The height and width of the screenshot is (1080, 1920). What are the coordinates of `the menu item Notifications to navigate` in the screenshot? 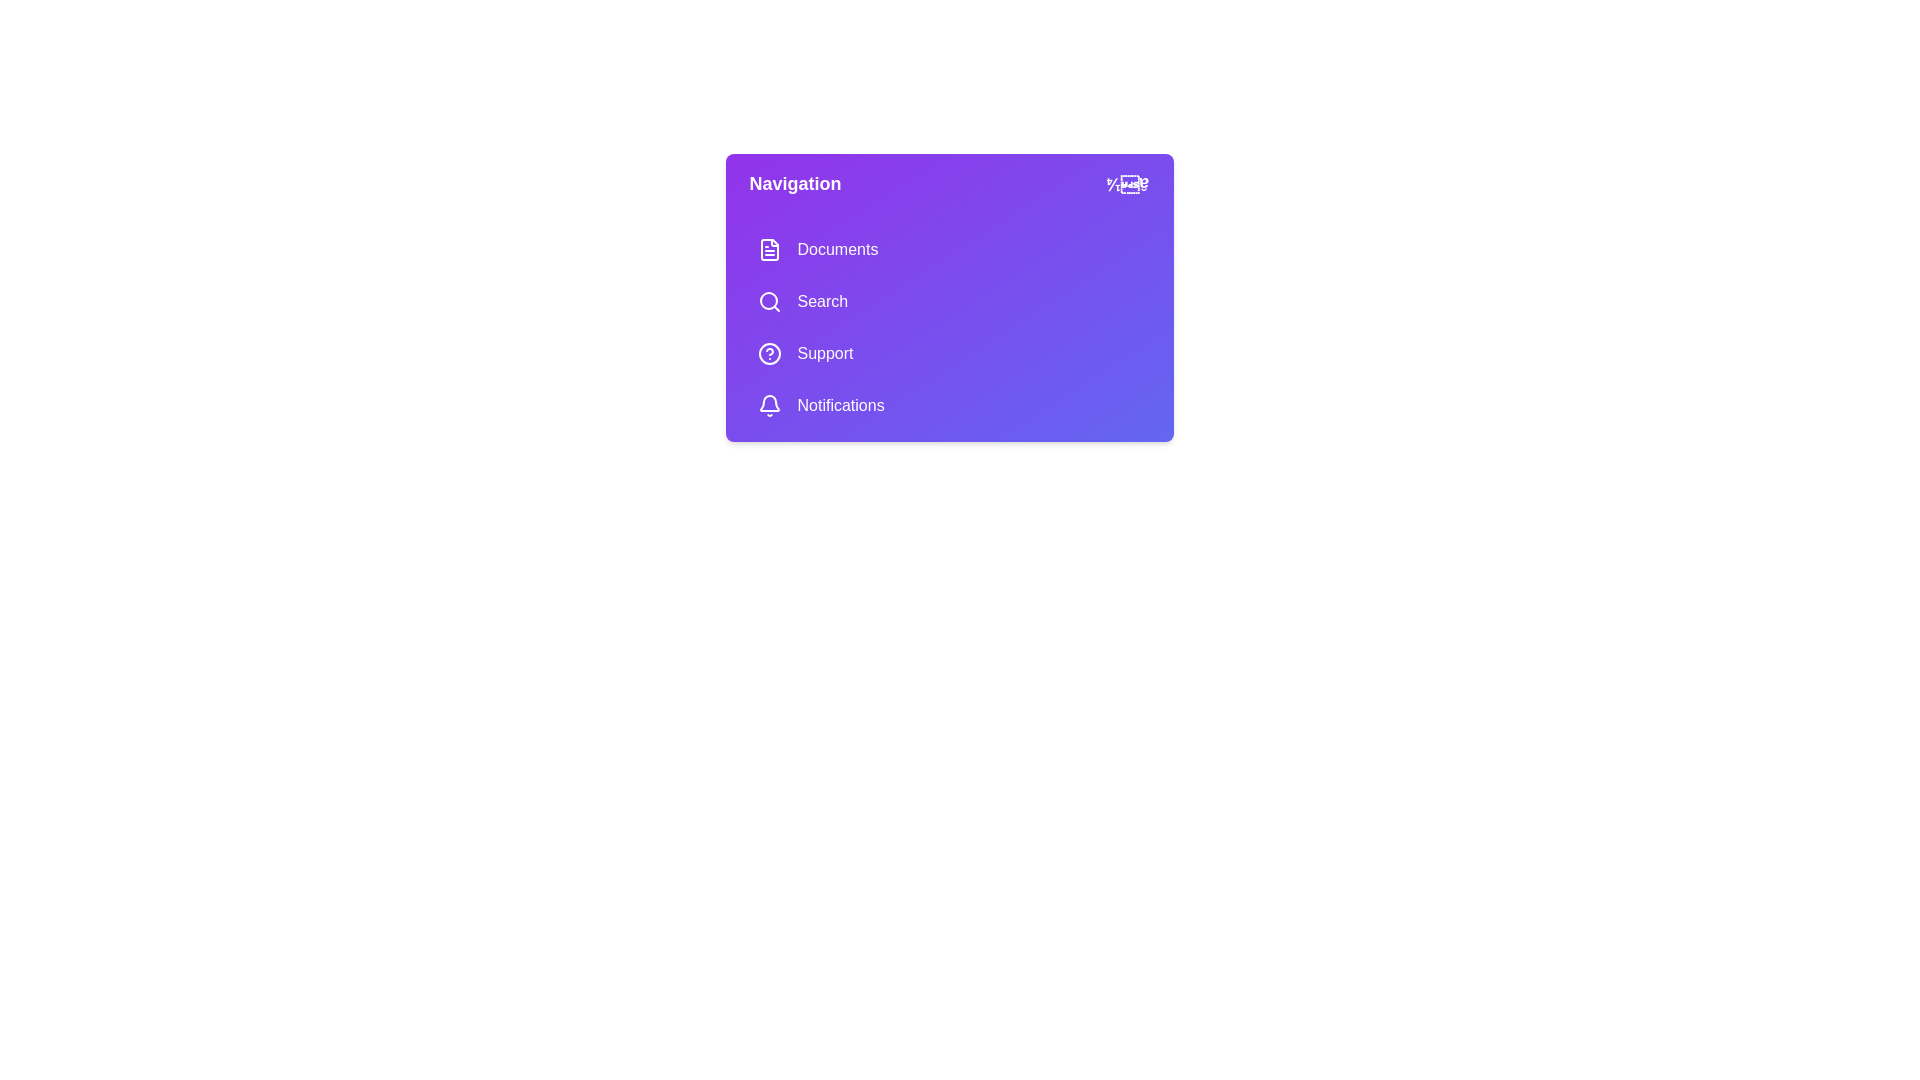 It's located at (948, 405).